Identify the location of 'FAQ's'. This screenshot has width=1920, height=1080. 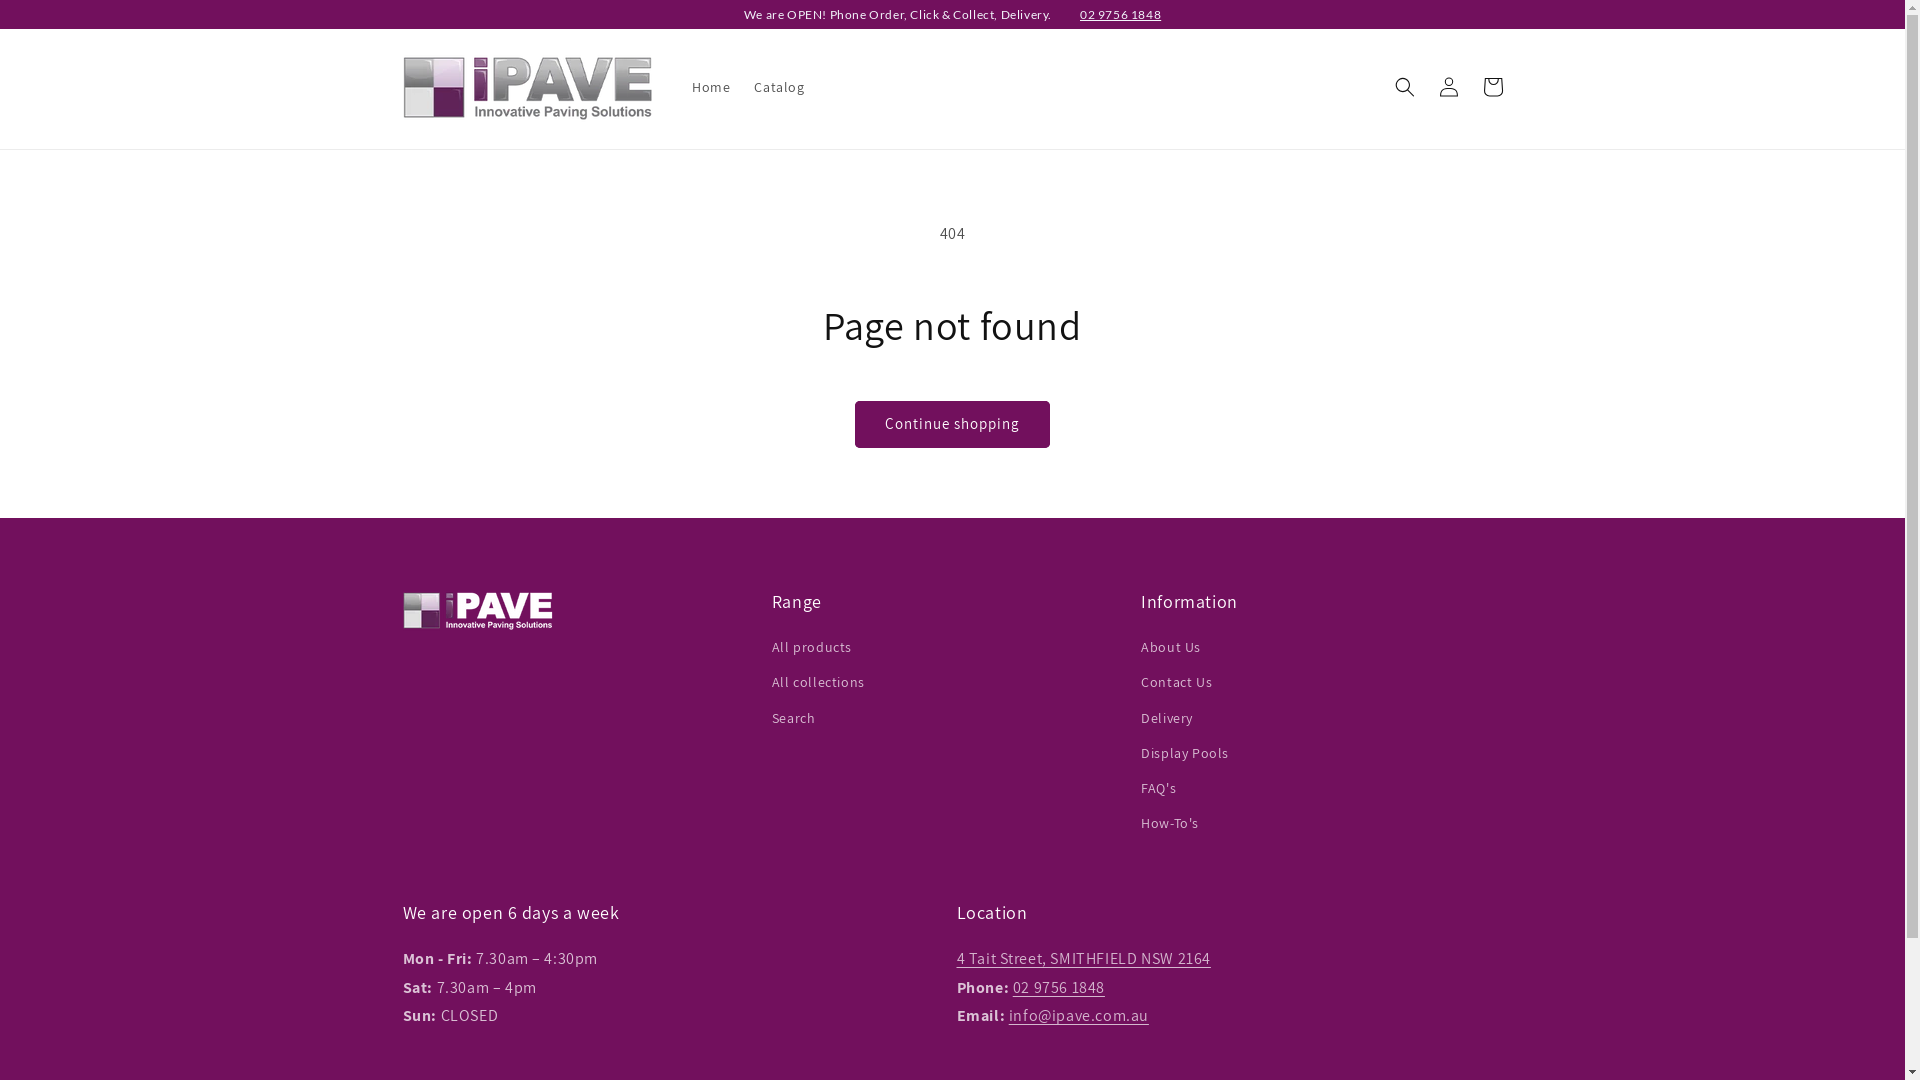
(1158, 787).